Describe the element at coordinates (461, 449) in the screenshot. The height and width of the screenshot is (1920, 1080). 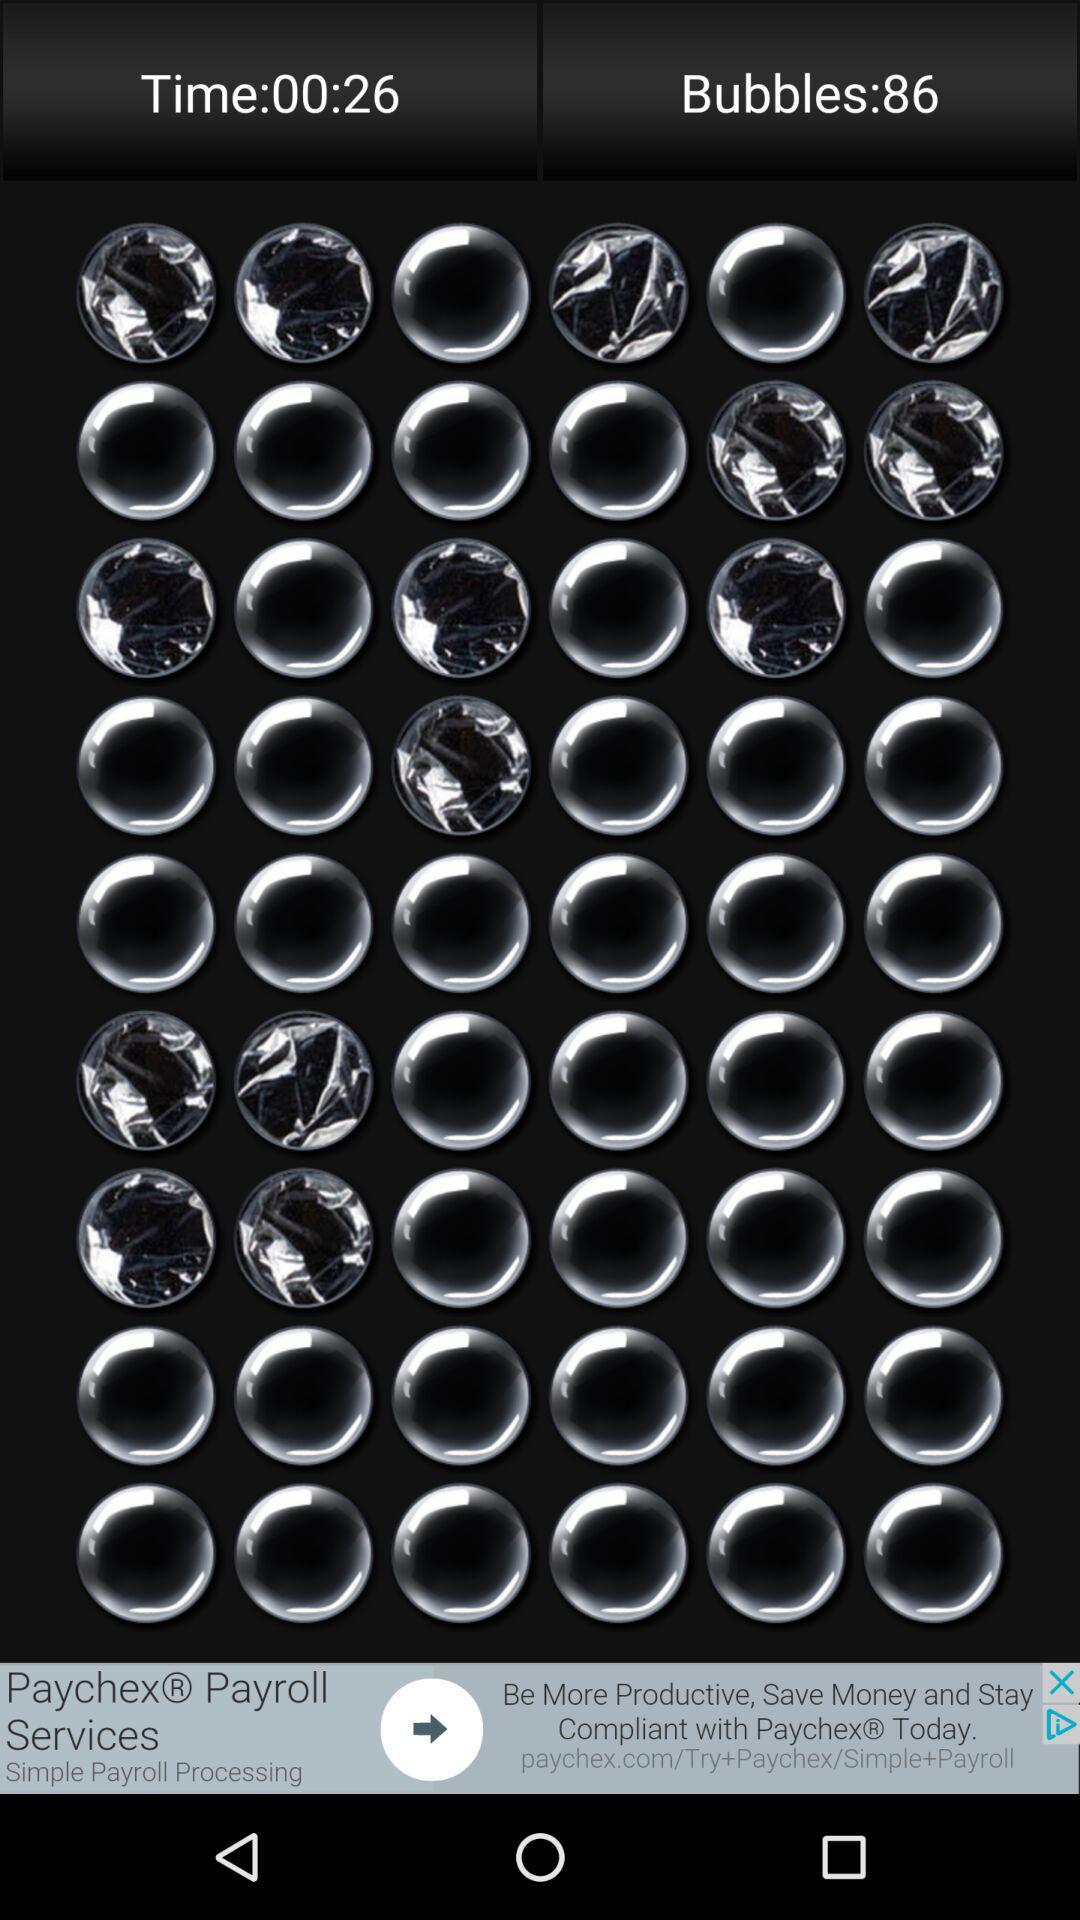
I see `stress reliever bursting bubble` at that location.